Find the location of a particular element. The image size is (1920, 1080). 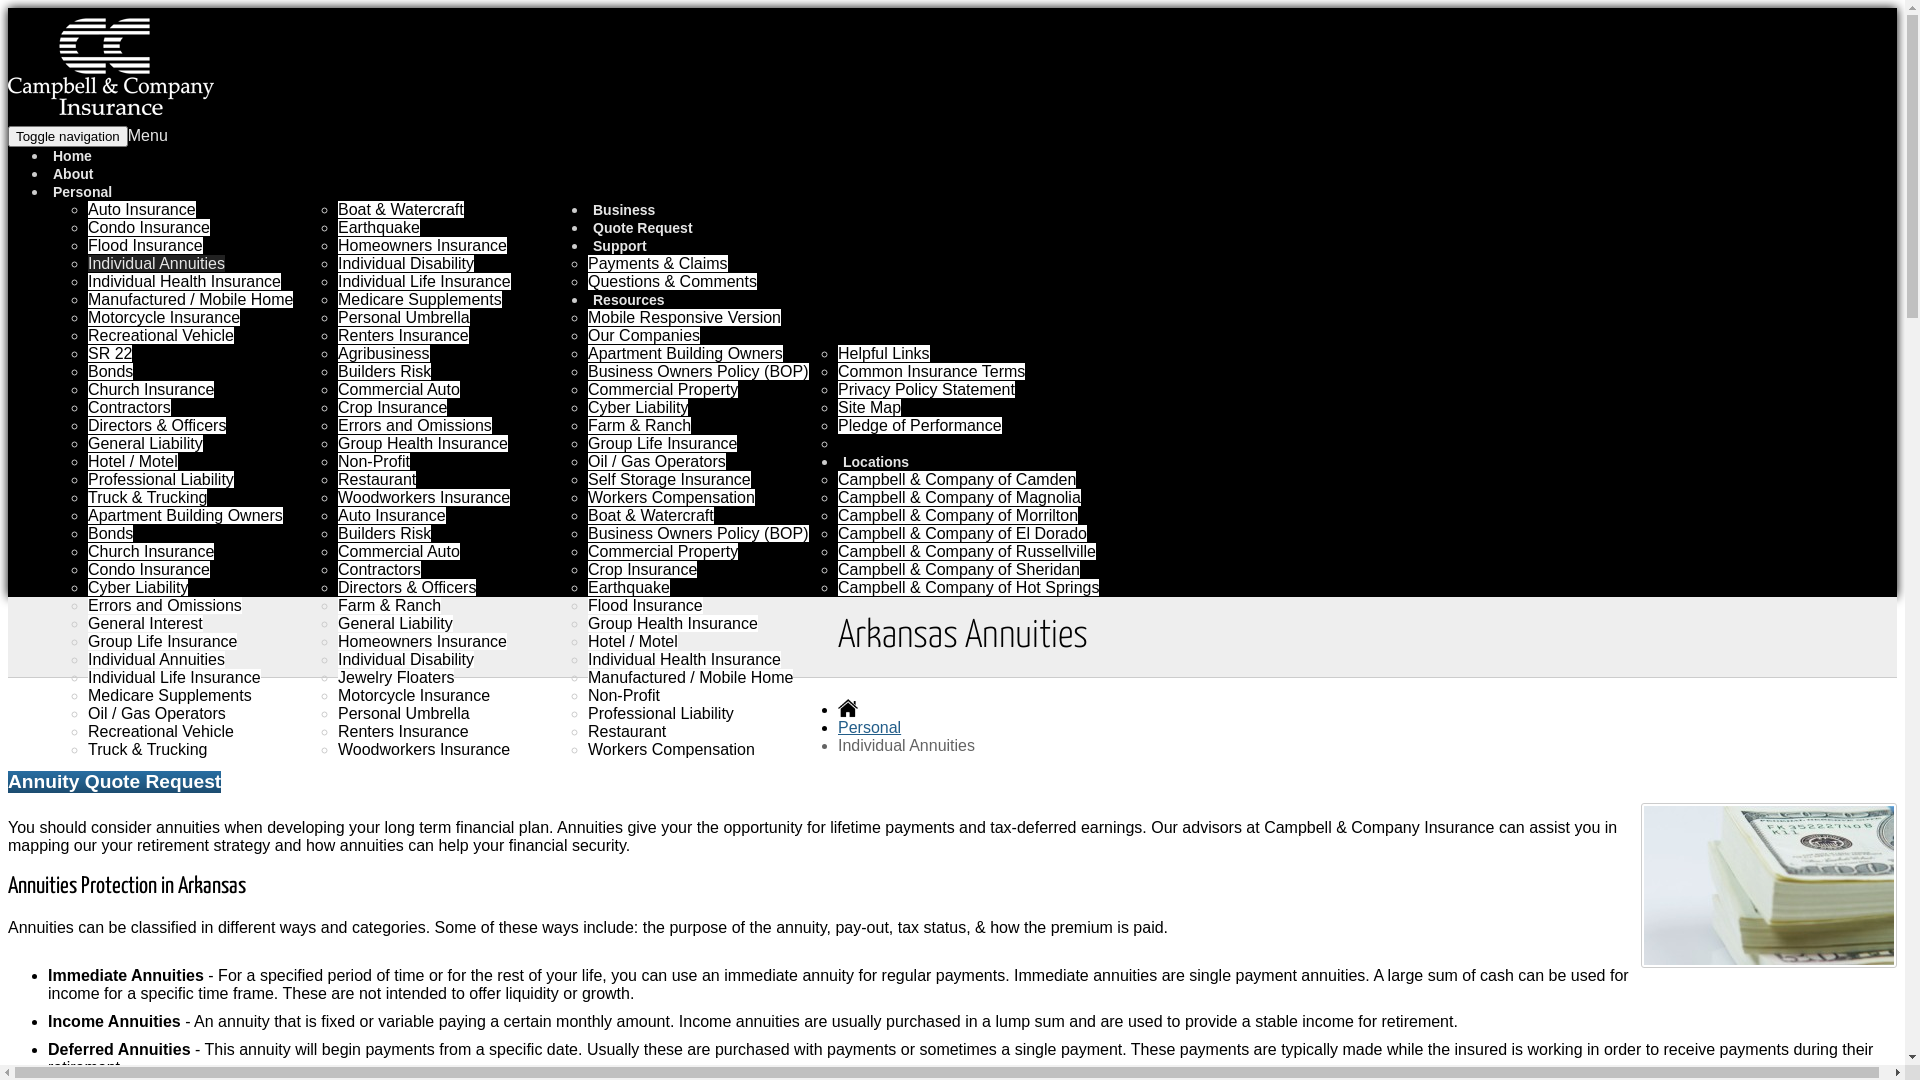

'Our Companies' is located at coordinates (643, 334).